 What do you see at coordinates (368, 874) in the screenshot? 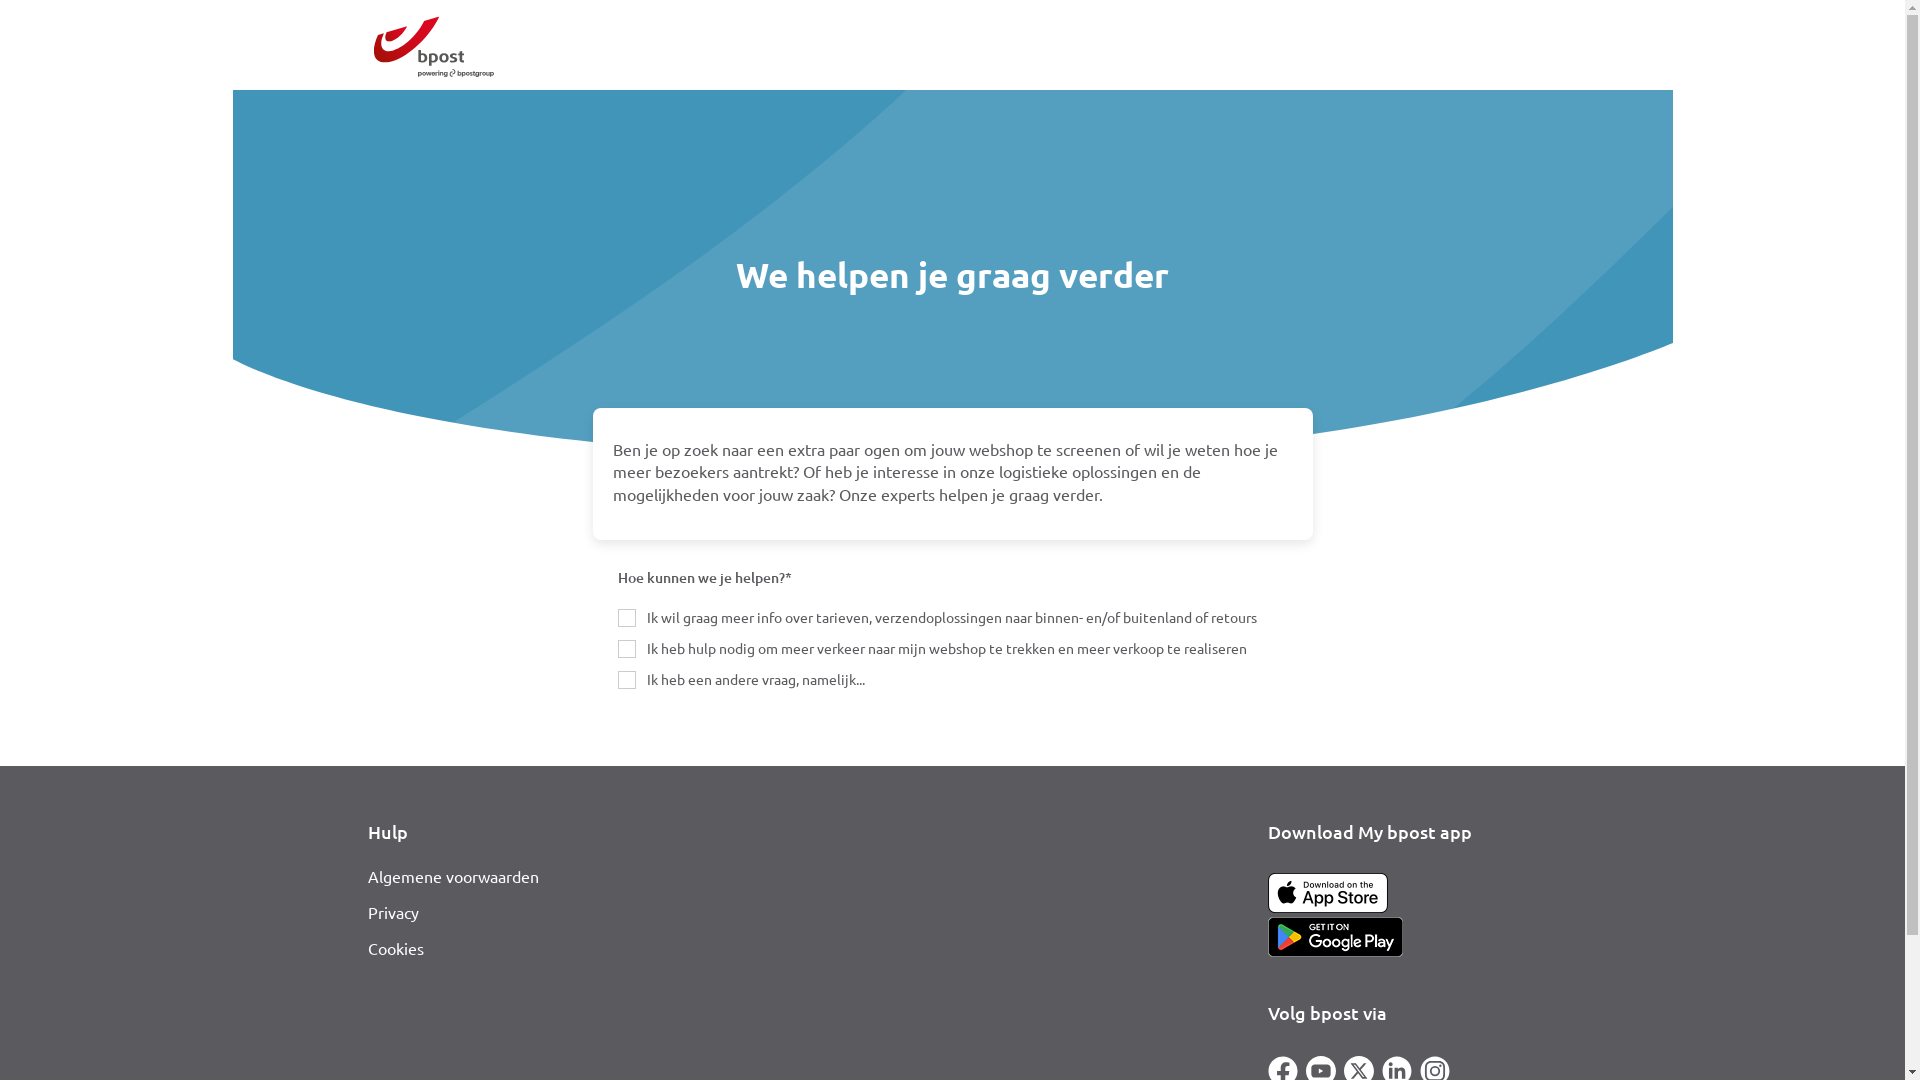
I see `'Algemene voorwaarden'` at bounding box center [368, 874].